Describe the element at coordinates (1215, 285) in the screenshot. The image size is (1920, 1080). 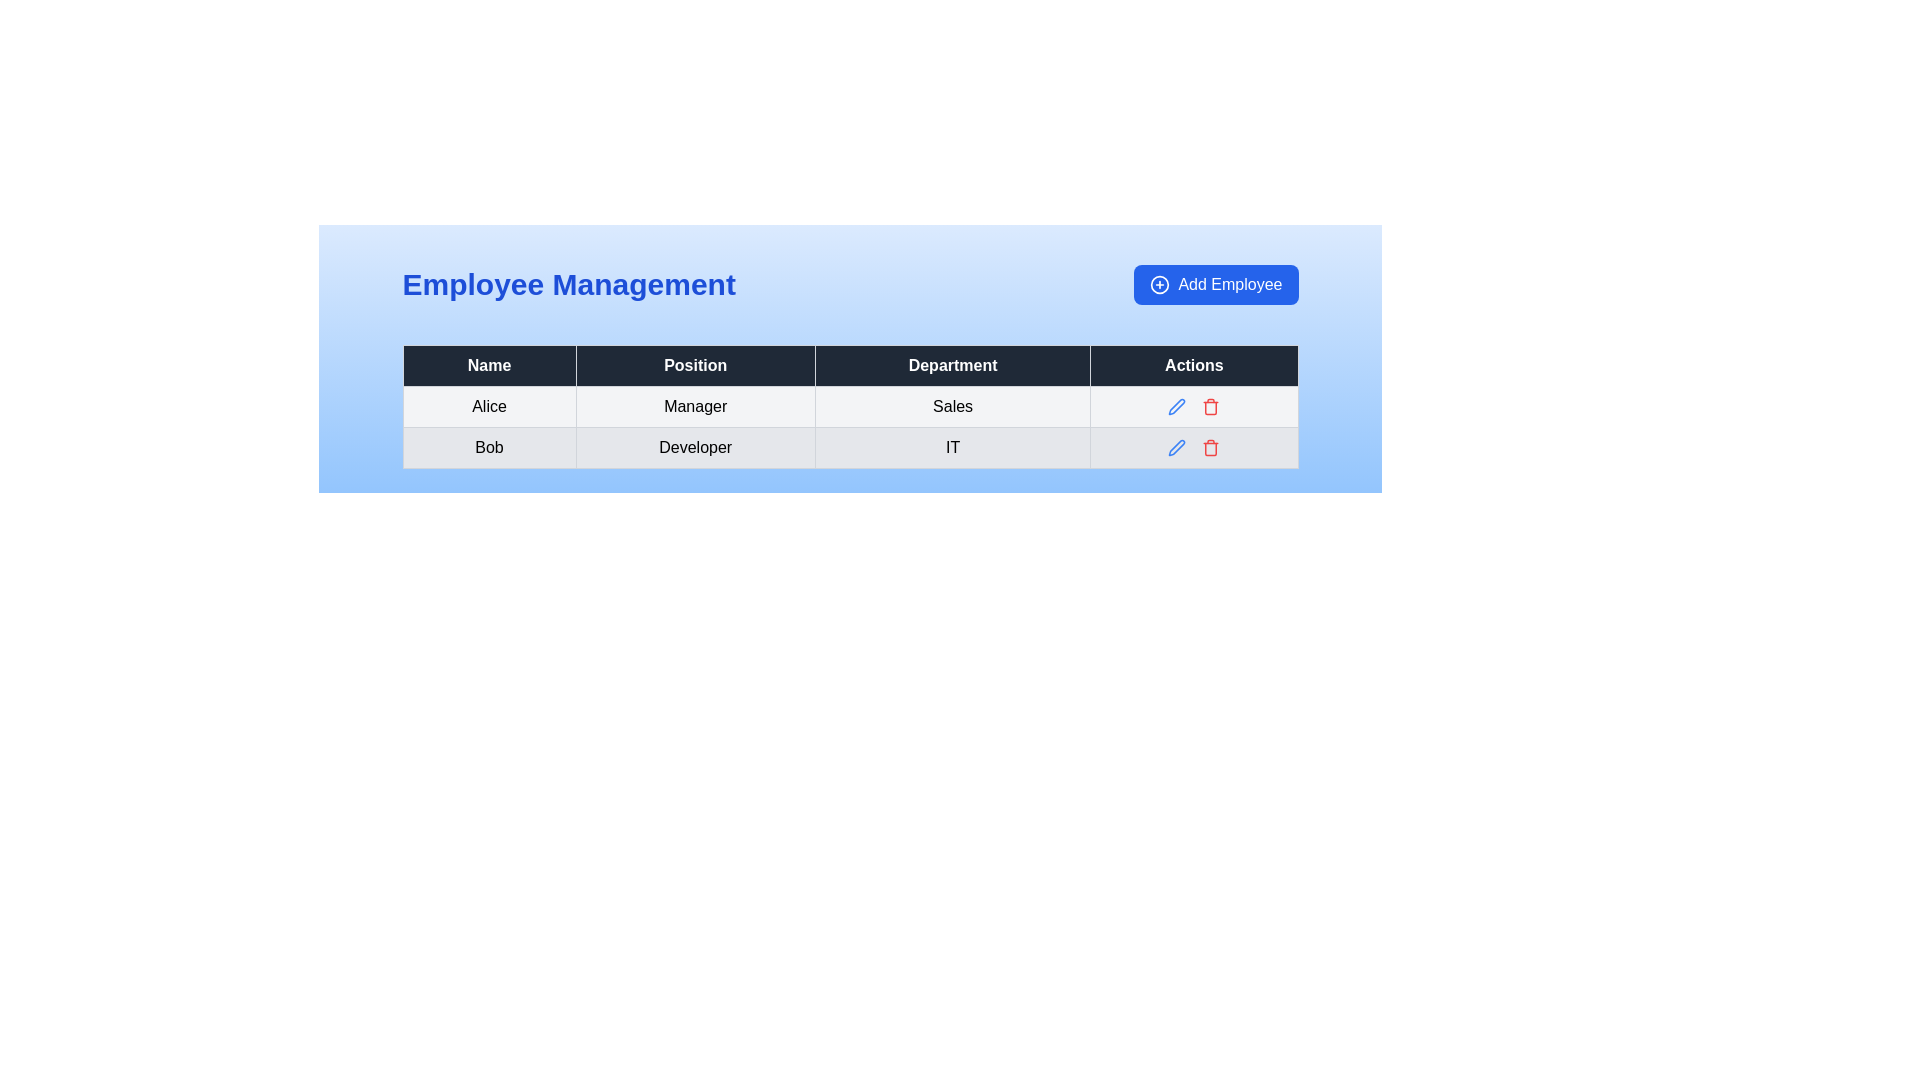
I see `the 'Add Employee' button, which features a blue background, rounded corners, and white text with a '+' icon, located at the upper-right corner of the section next to 'Employee Management'` at that location.